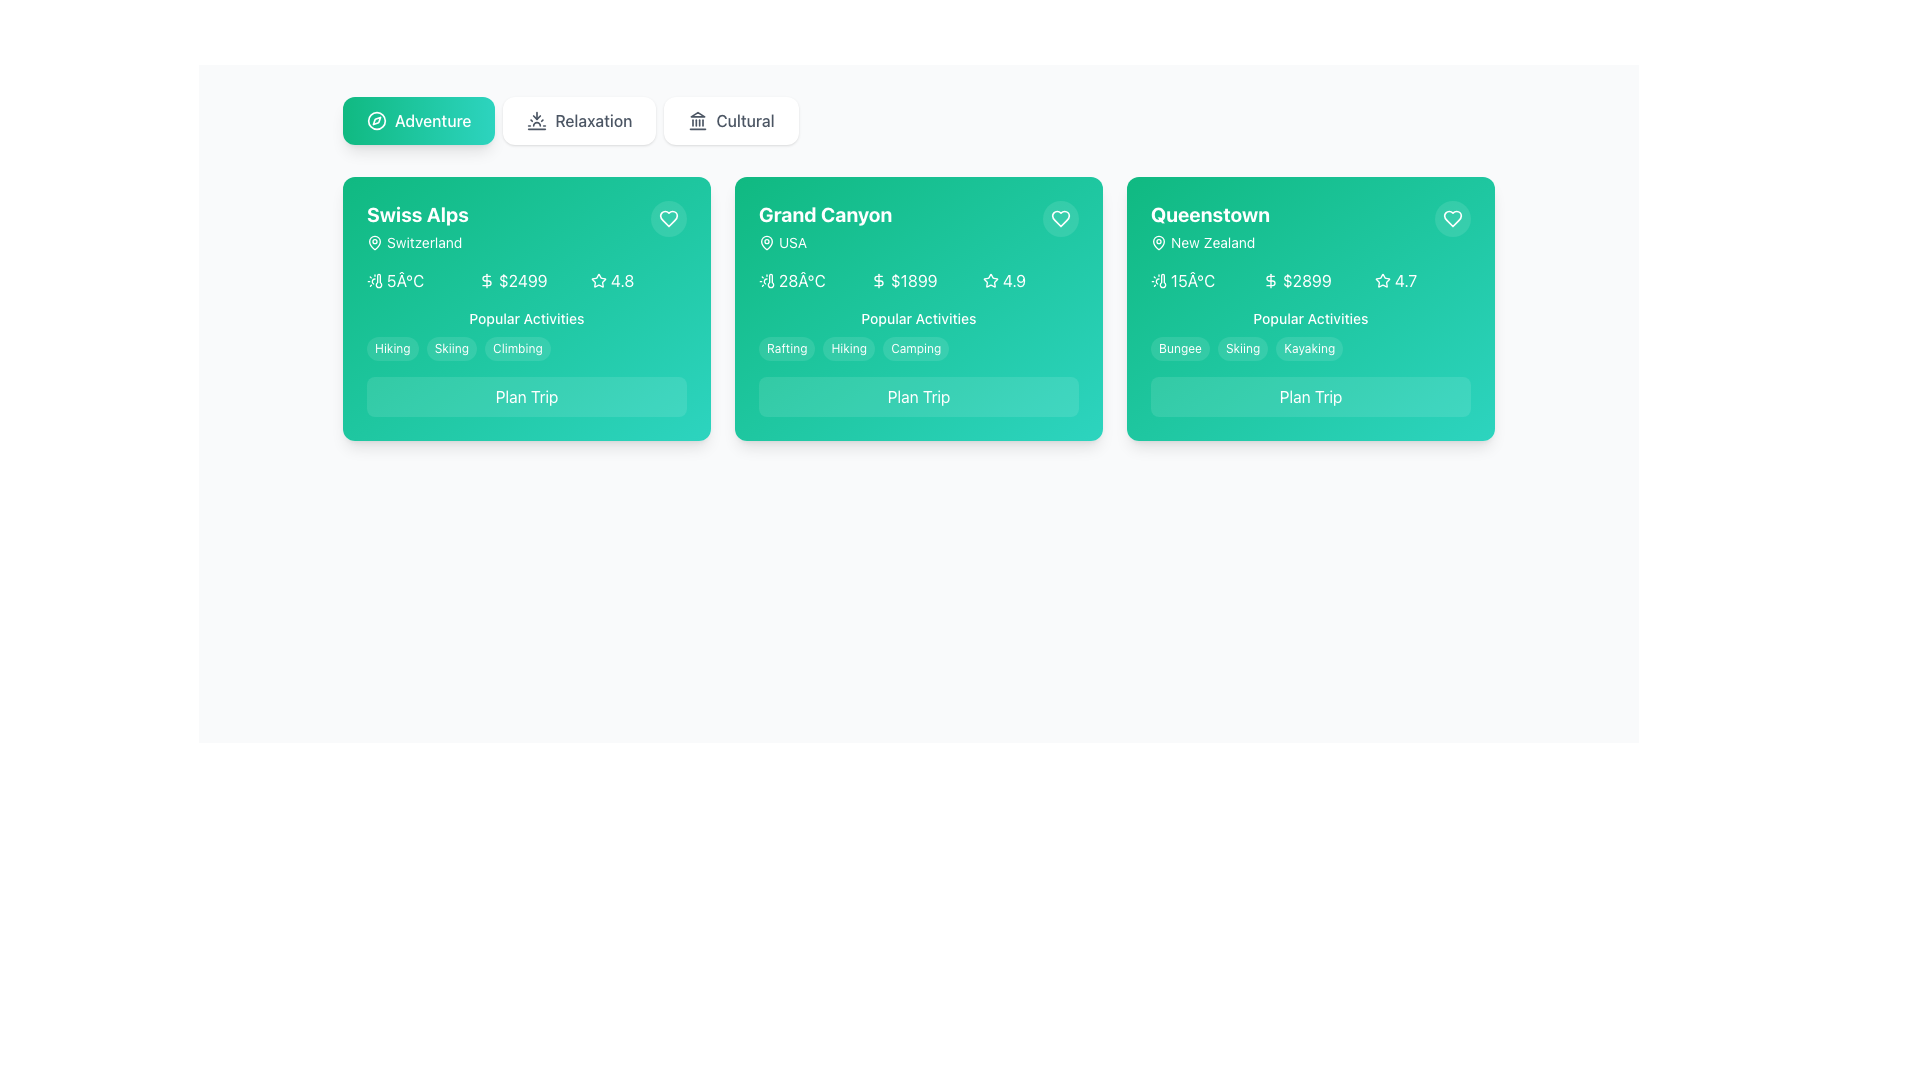 This screenshot has height=1080, width=1920. Describe the element at coordinates (917, 318) in the screenshot. I see `the Text Label that serves as a heading for the list of activities displayed below it, located in the second card of three, positioned above the activity tags 'Rafting', 'Hiking', and 'Camping'` at that location.